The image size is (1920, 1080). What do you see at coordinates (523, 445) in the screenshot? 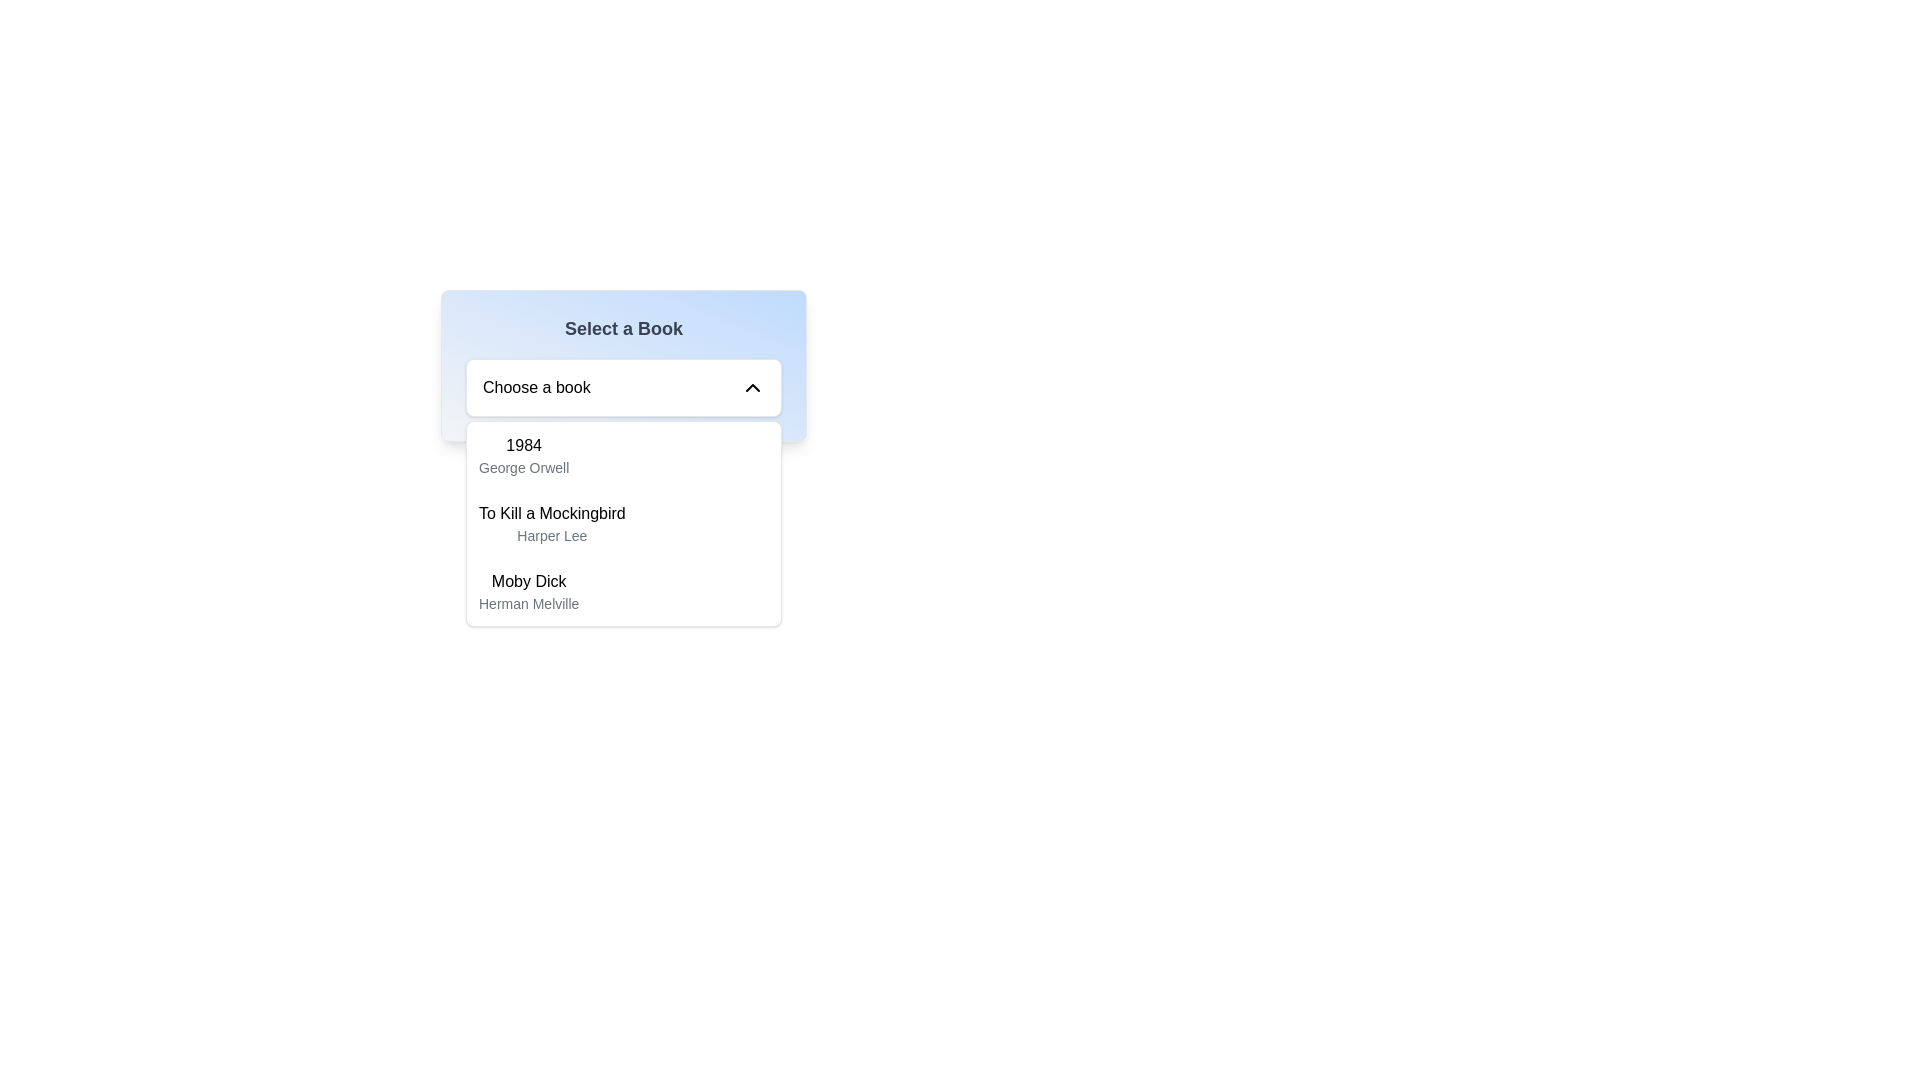
I see `the text label displaying '1984'` at bounding box center [523, 445].